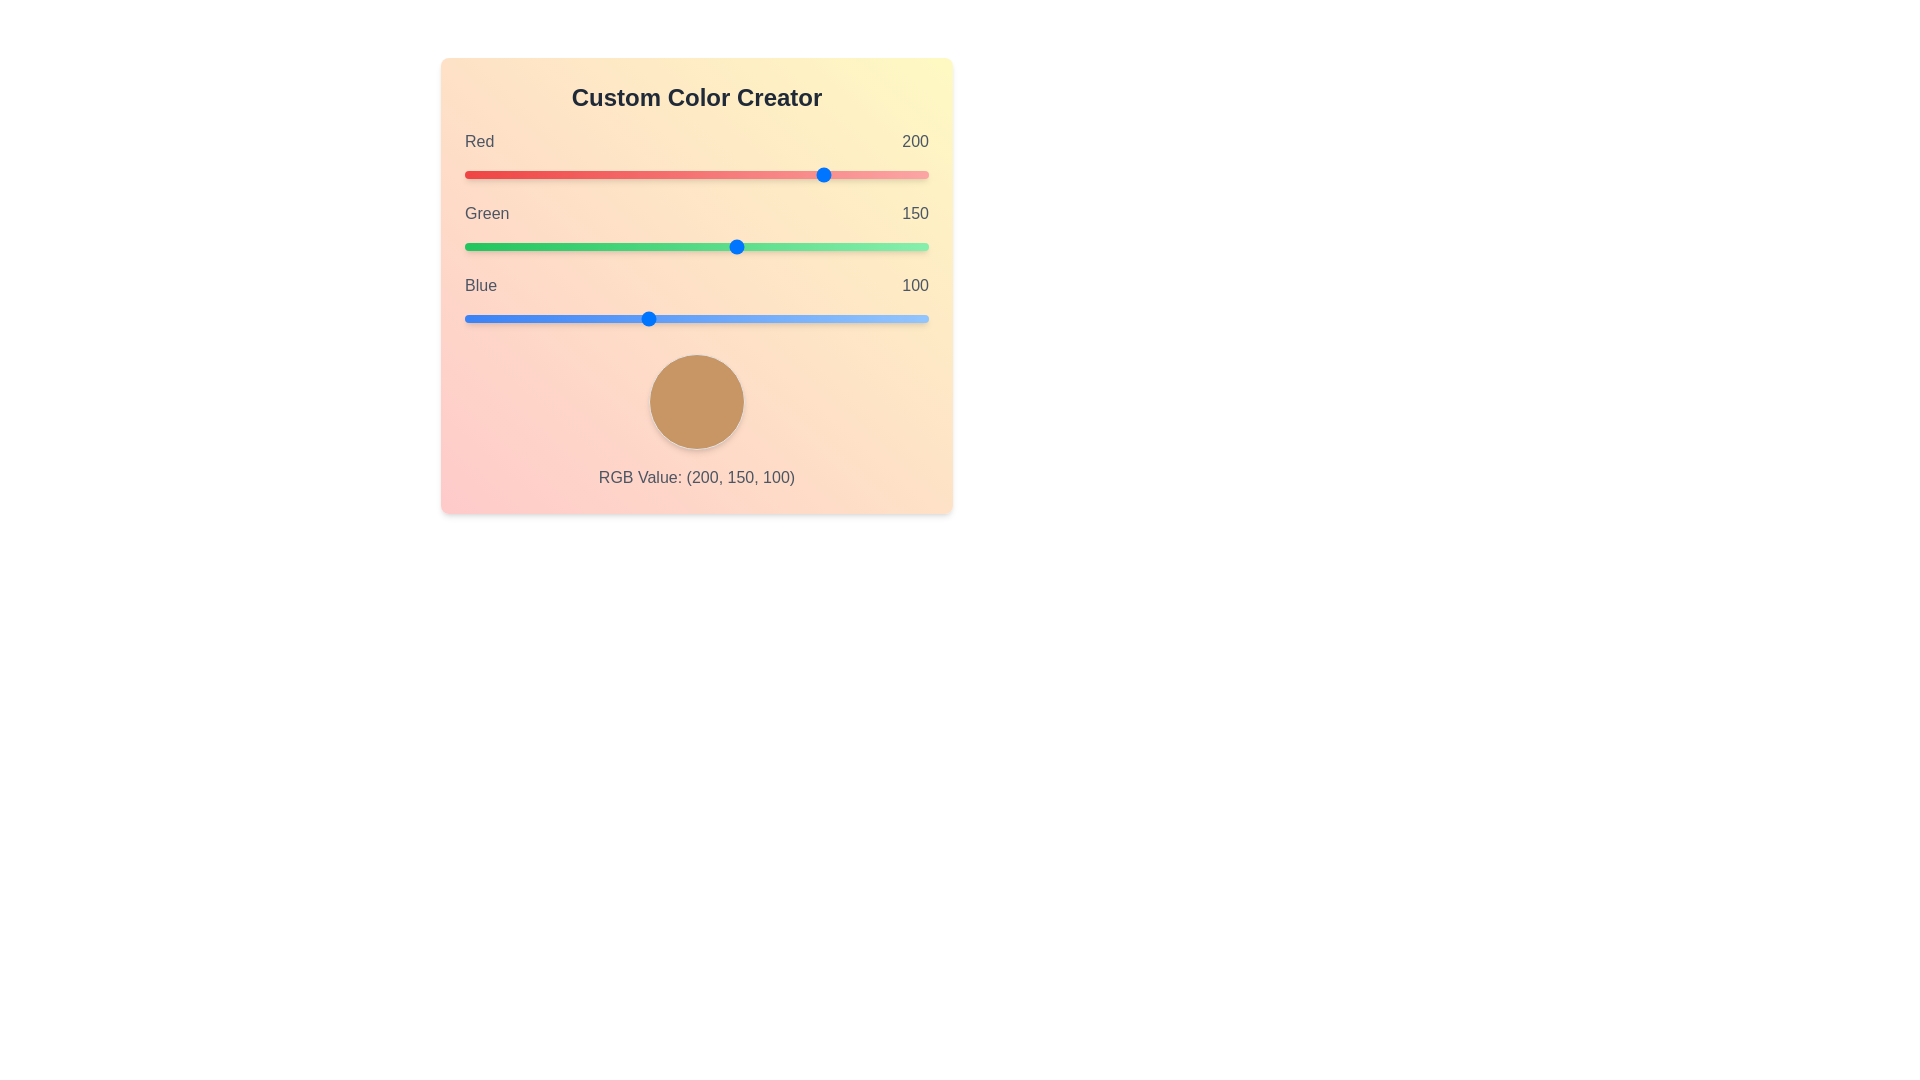 The image size is (1920, 1080). Describe the element at coordinates (600, 245) in the screenshot. I see `the Green slider to set the green component to 75` at that location.